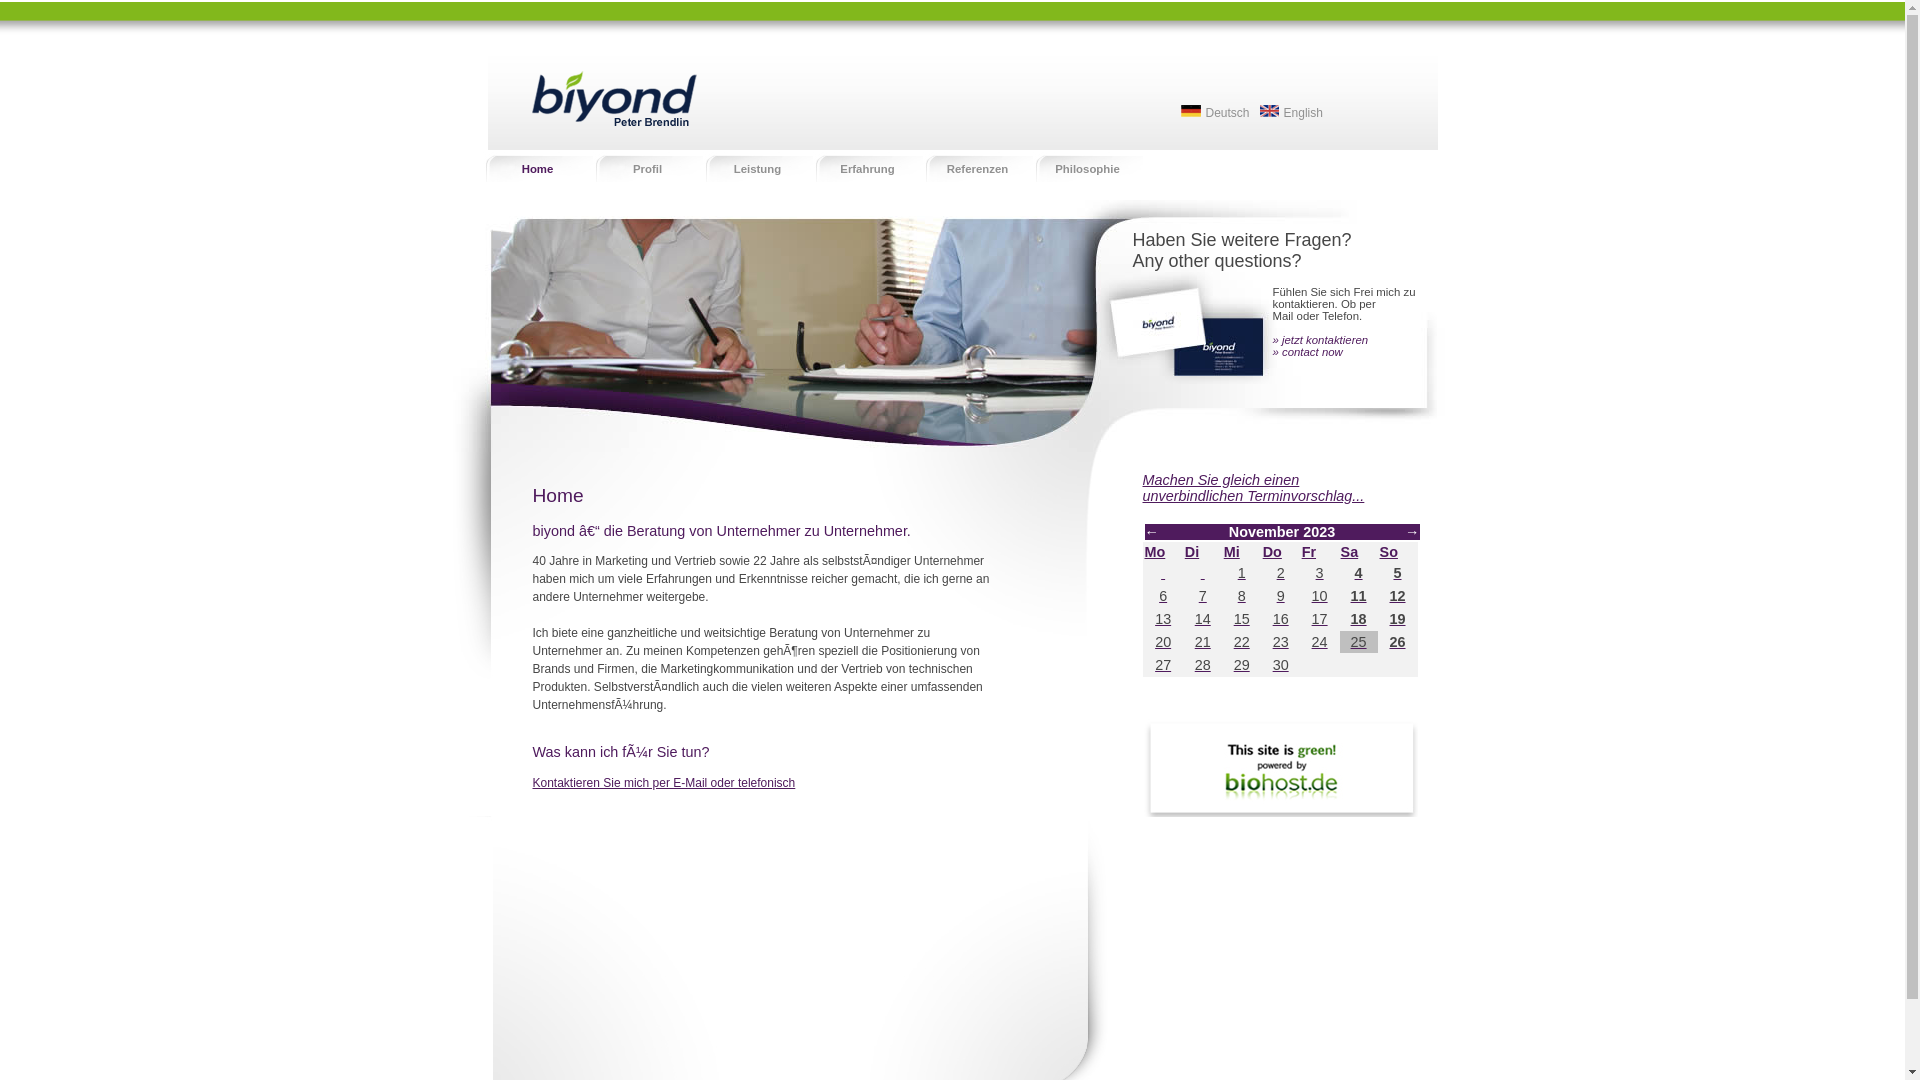 This screenshot has width=1920, height=1080. What do you see at coordinates (1202, 664) in the screenshot?
I see `'28'` at bounding box center [1202, 664].